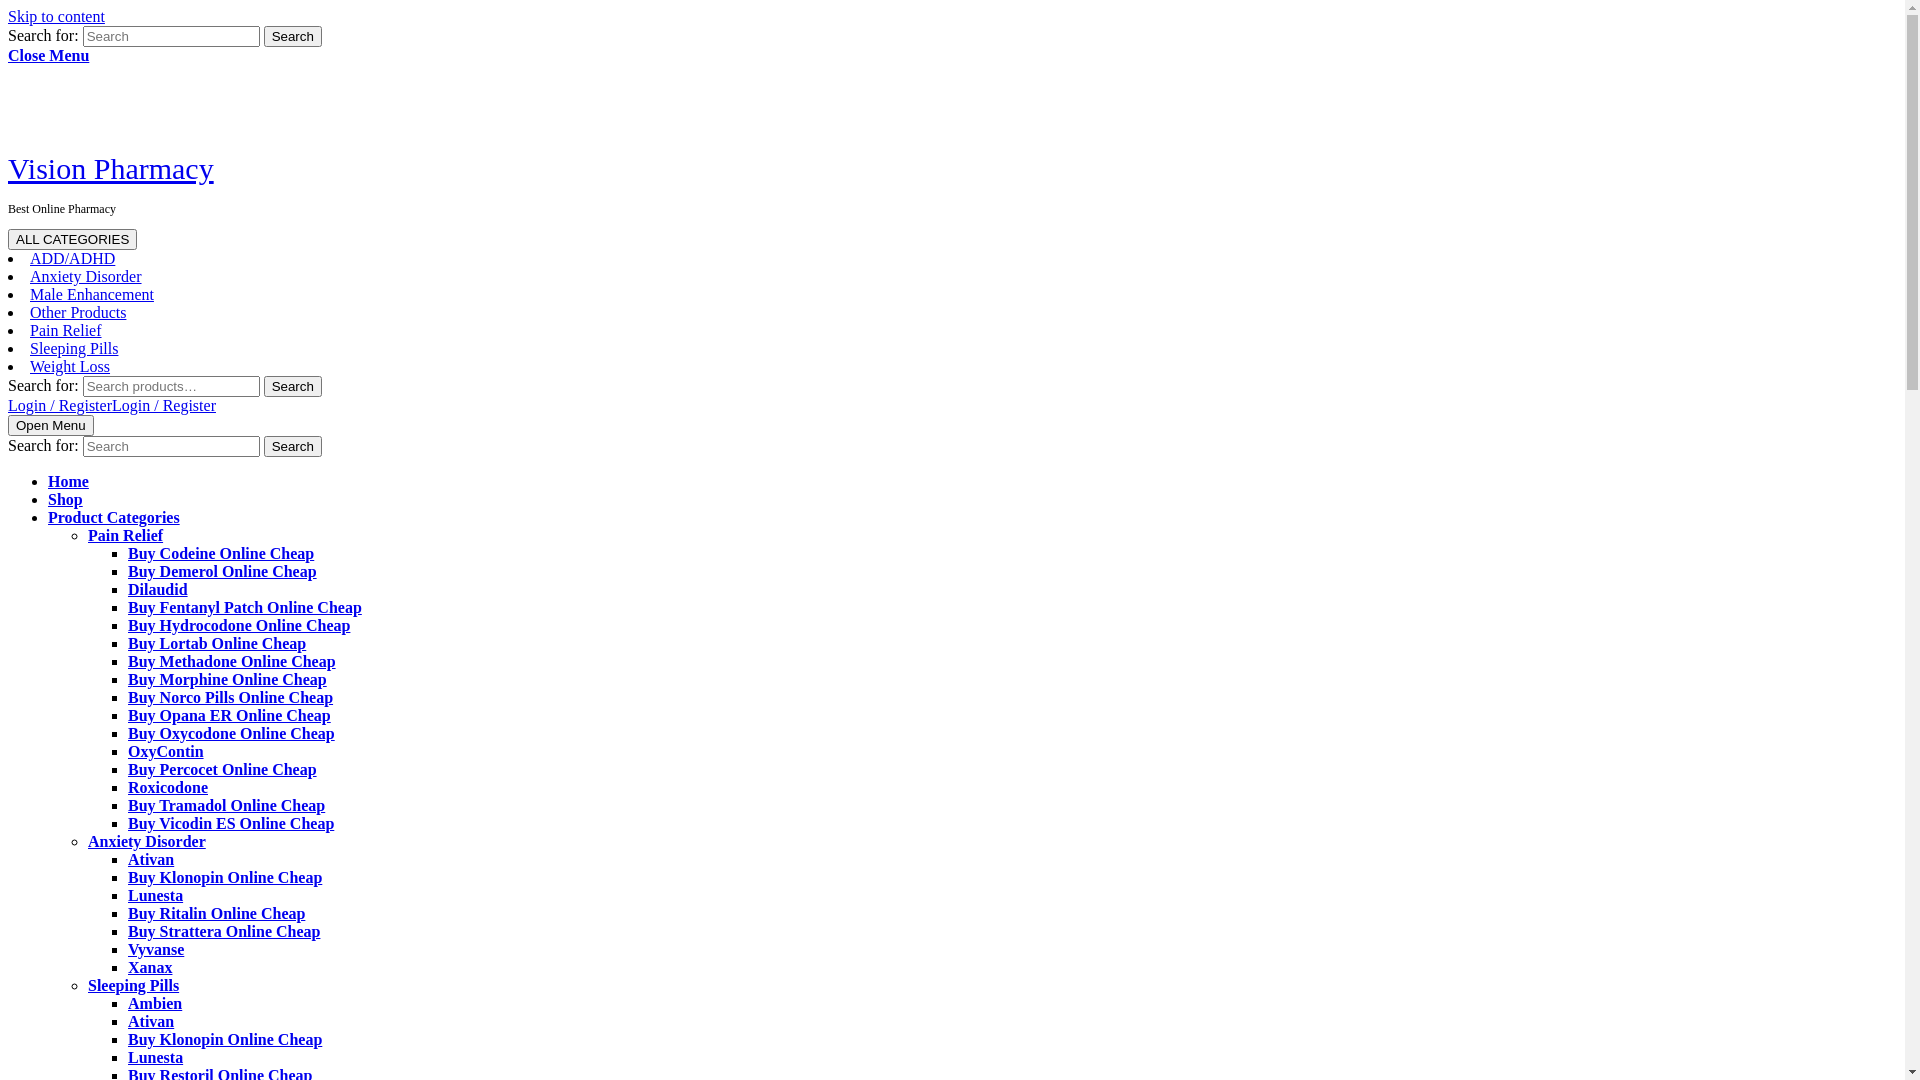 The height and width of the screenshot is (1080, 1920). I want to click on 'Ativan', so click(149, 1021).